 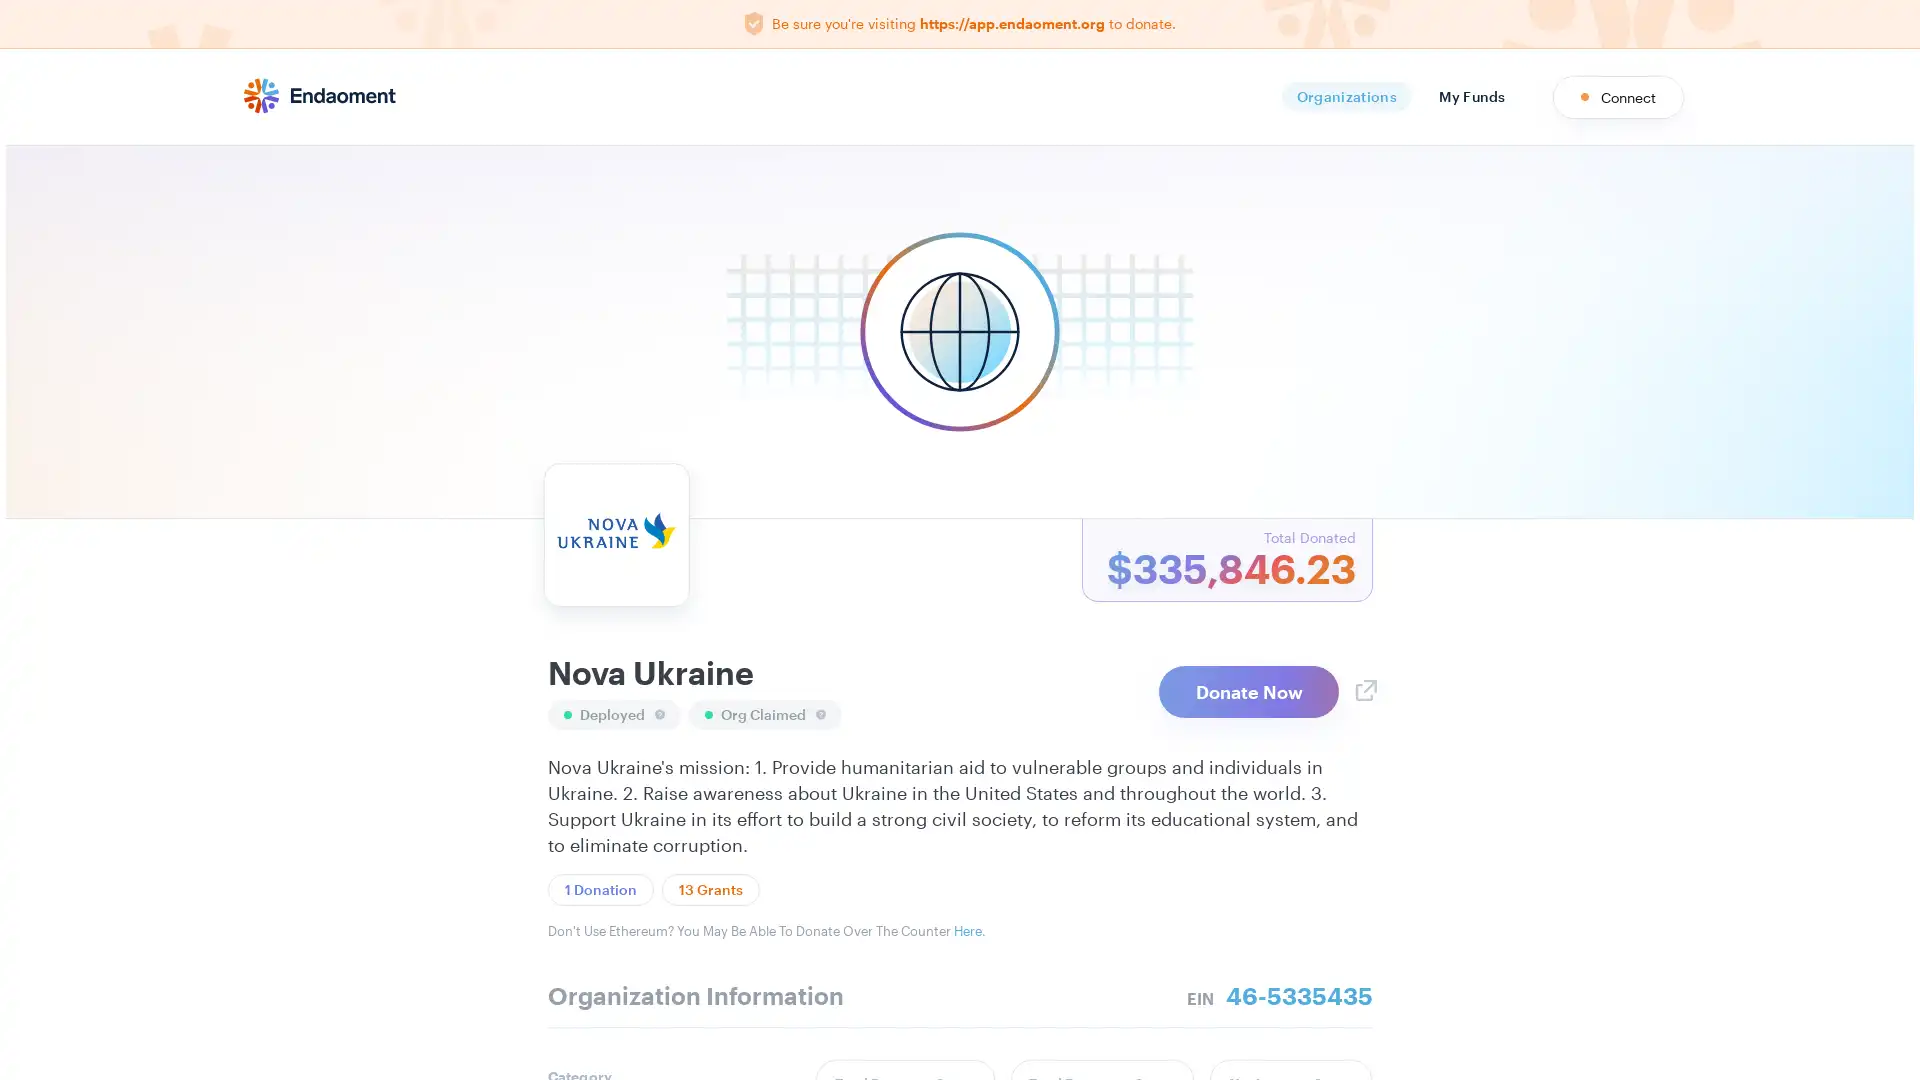 I want to click on Deployed, so click(x=612, y=712).